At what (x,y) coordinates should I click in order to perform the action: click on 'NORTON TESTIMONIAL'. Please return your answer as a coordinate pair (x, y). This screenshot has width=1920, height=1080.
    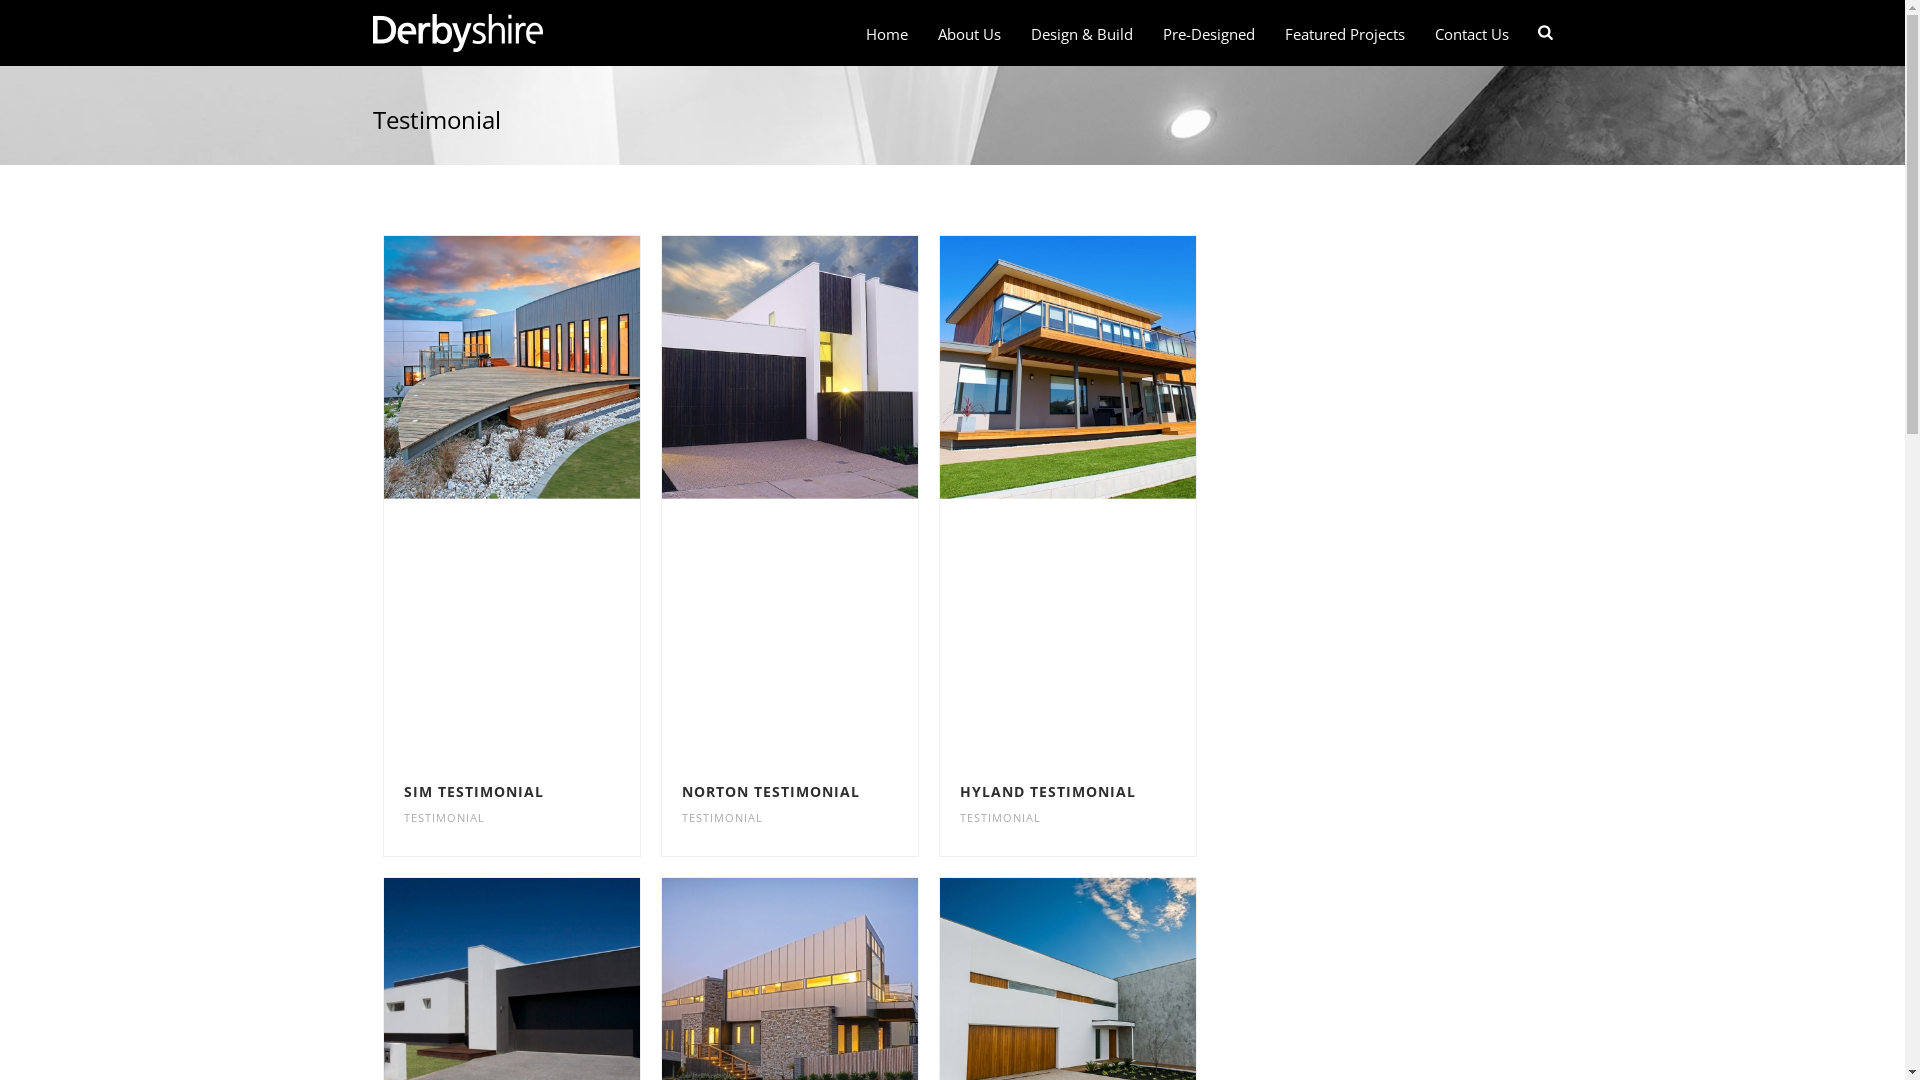
    Looking at the image, I should click on (770, 790).